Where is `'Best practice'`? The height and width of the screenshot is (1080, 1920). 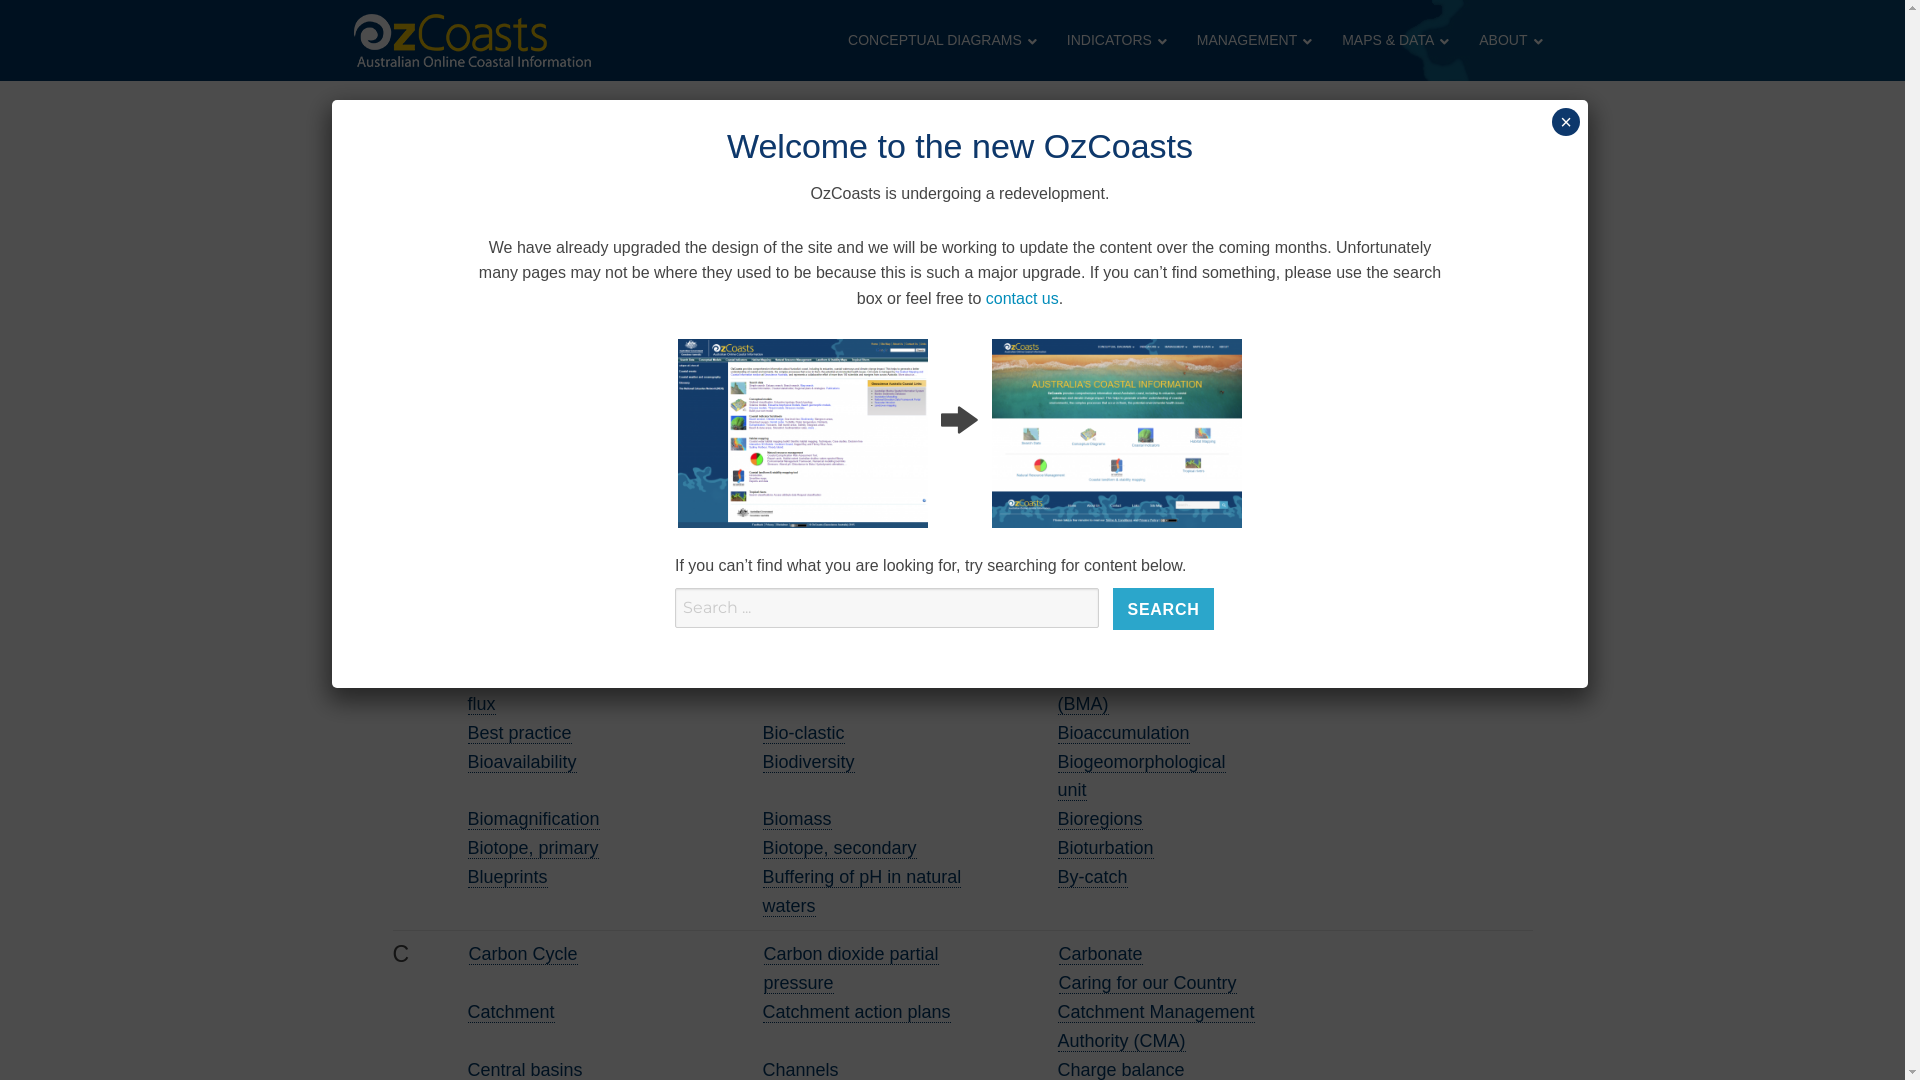
'Best practice' is located at coordinates (519, 733).